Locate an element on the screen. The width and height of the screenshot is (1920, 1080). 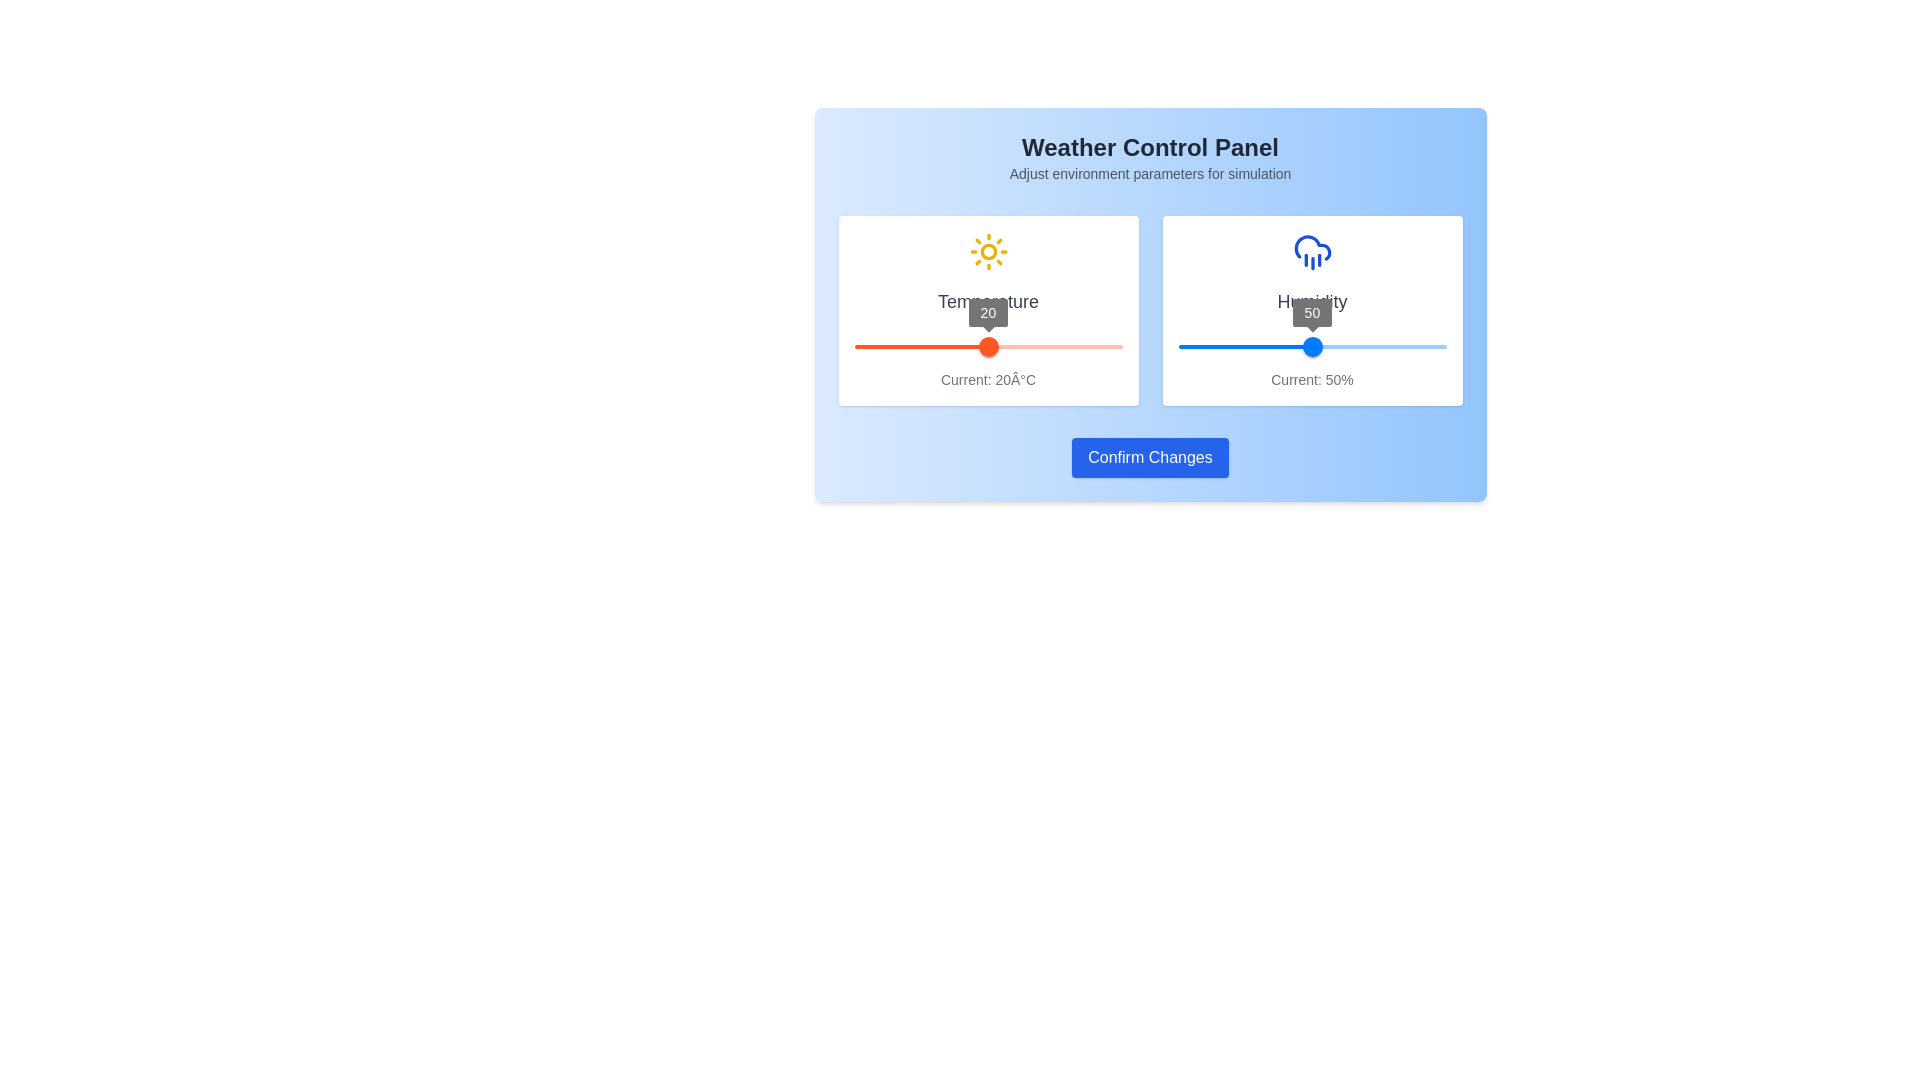
the temperature is located at coordinates (1019, 400).